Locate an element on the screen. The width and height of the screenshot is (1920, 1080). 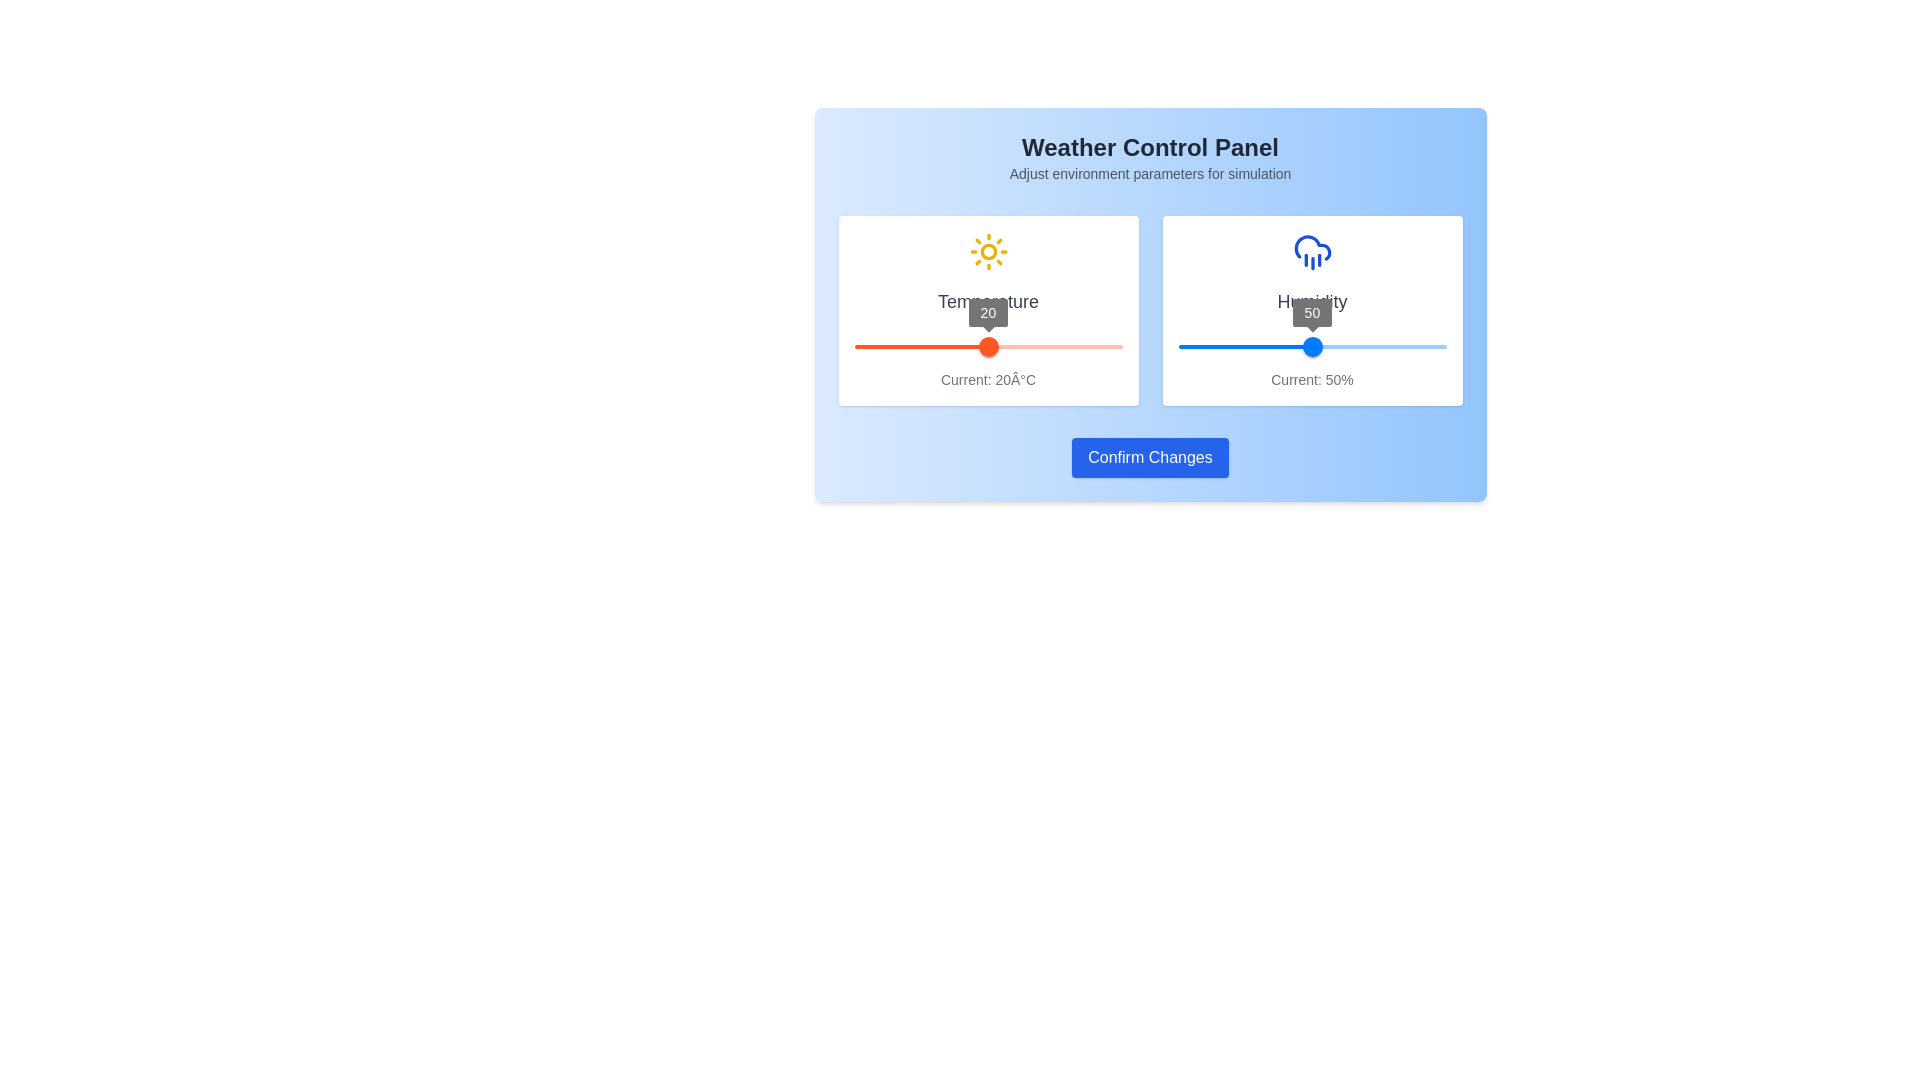
the temperature is located at coordinates (1019, 400).